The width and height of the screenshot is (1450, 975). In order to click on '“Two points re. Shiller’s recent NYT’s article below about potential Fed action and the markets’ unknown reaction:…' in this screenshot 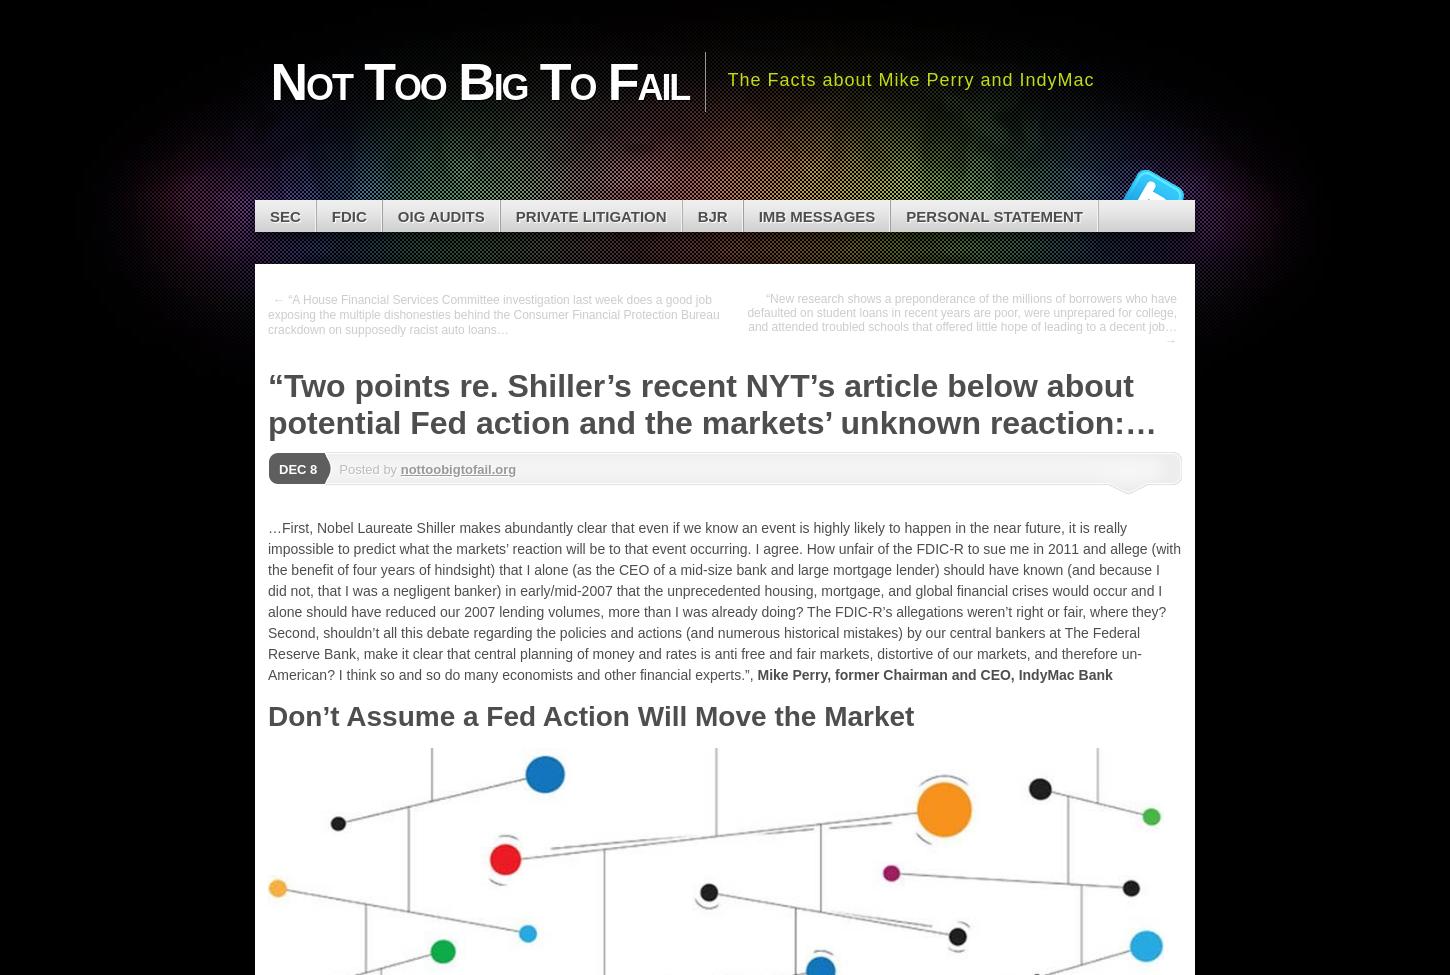, I will do `click(711, 404)`.